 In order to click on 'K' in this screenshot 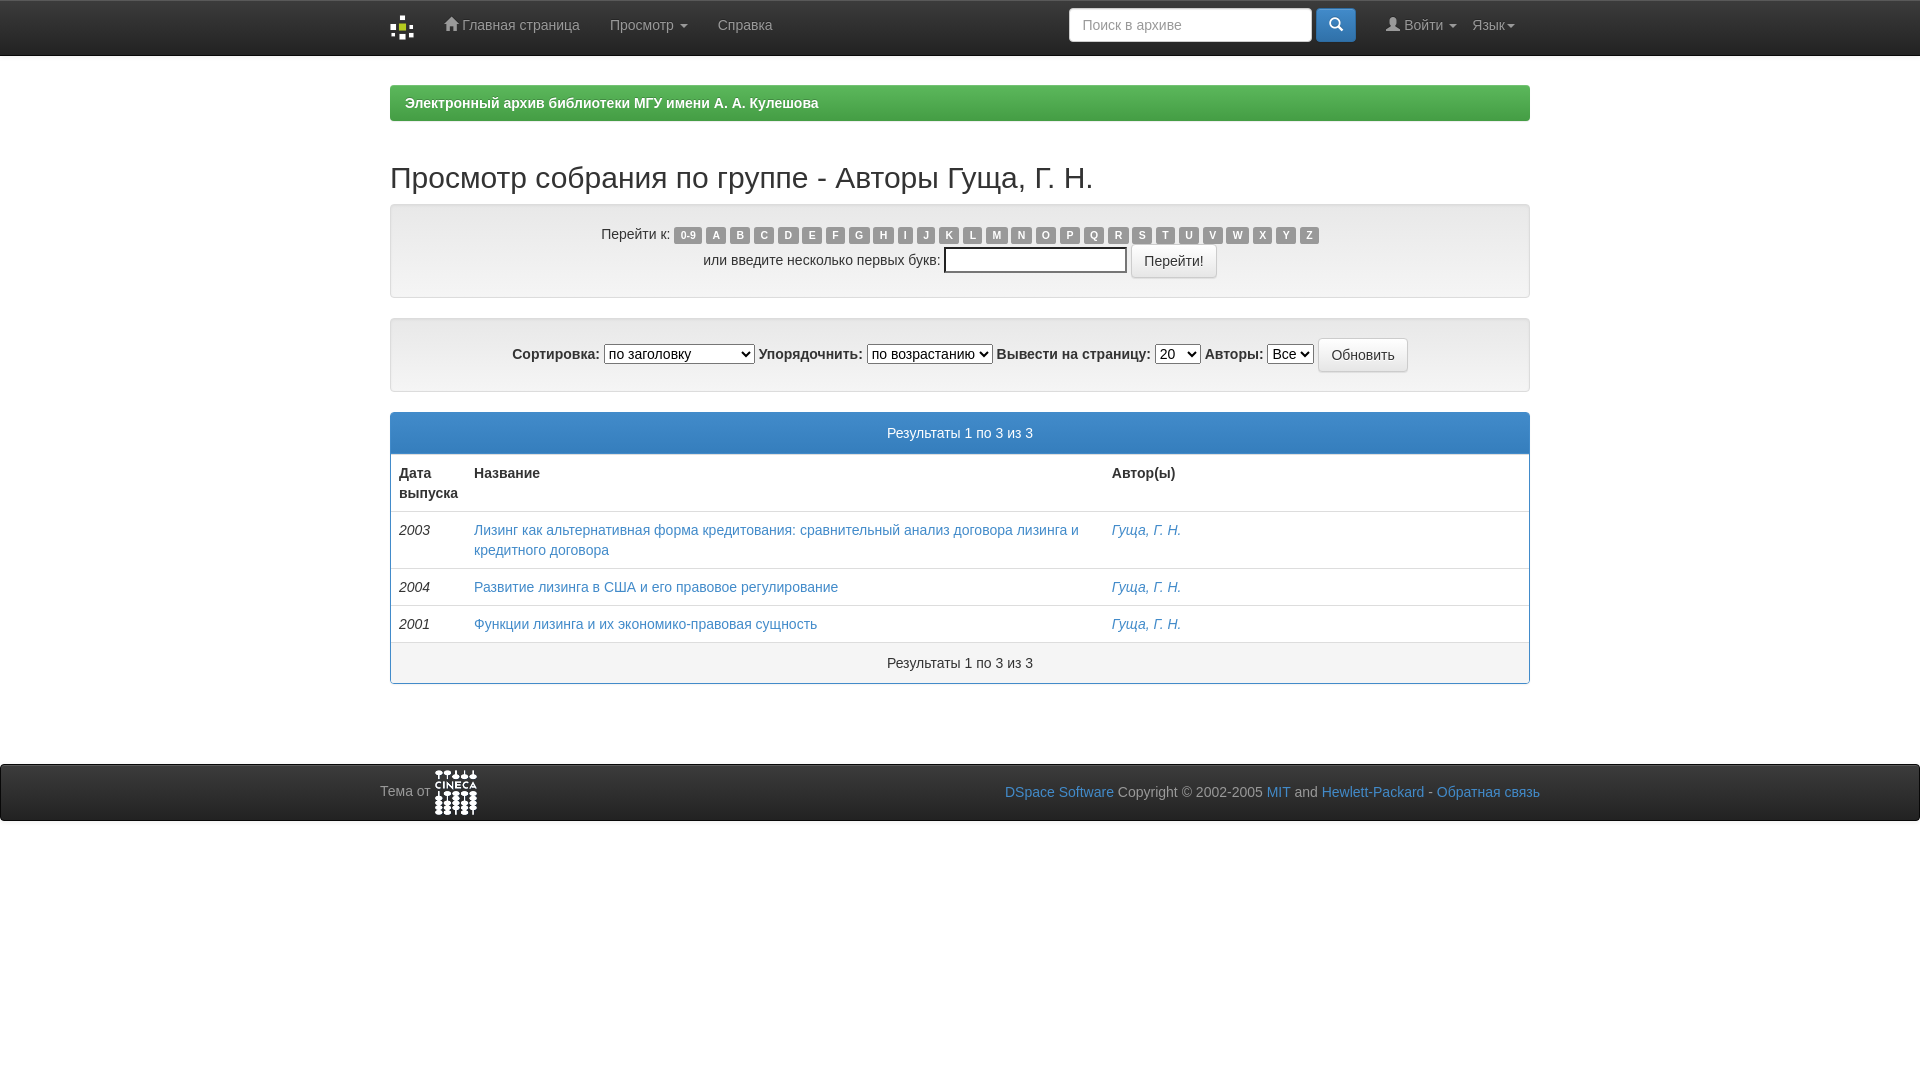, I will do `click(948, 234)`.